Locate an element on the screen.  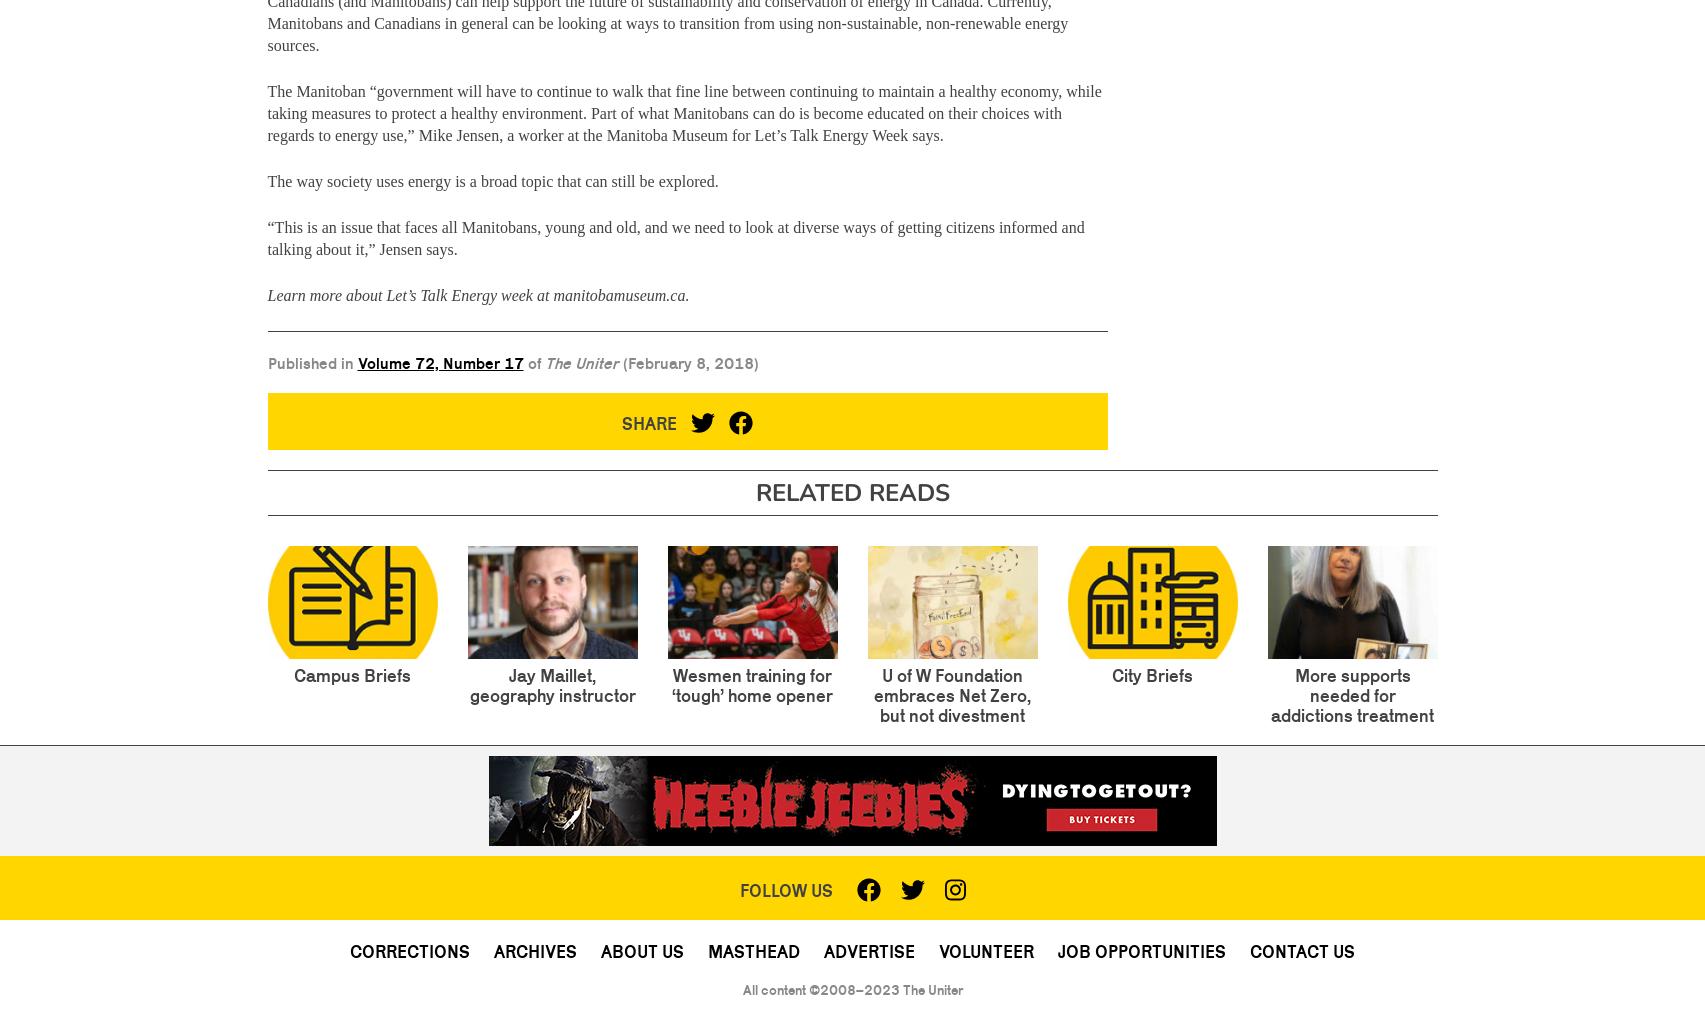
'Masthead' is located at coordinates (707, 949).